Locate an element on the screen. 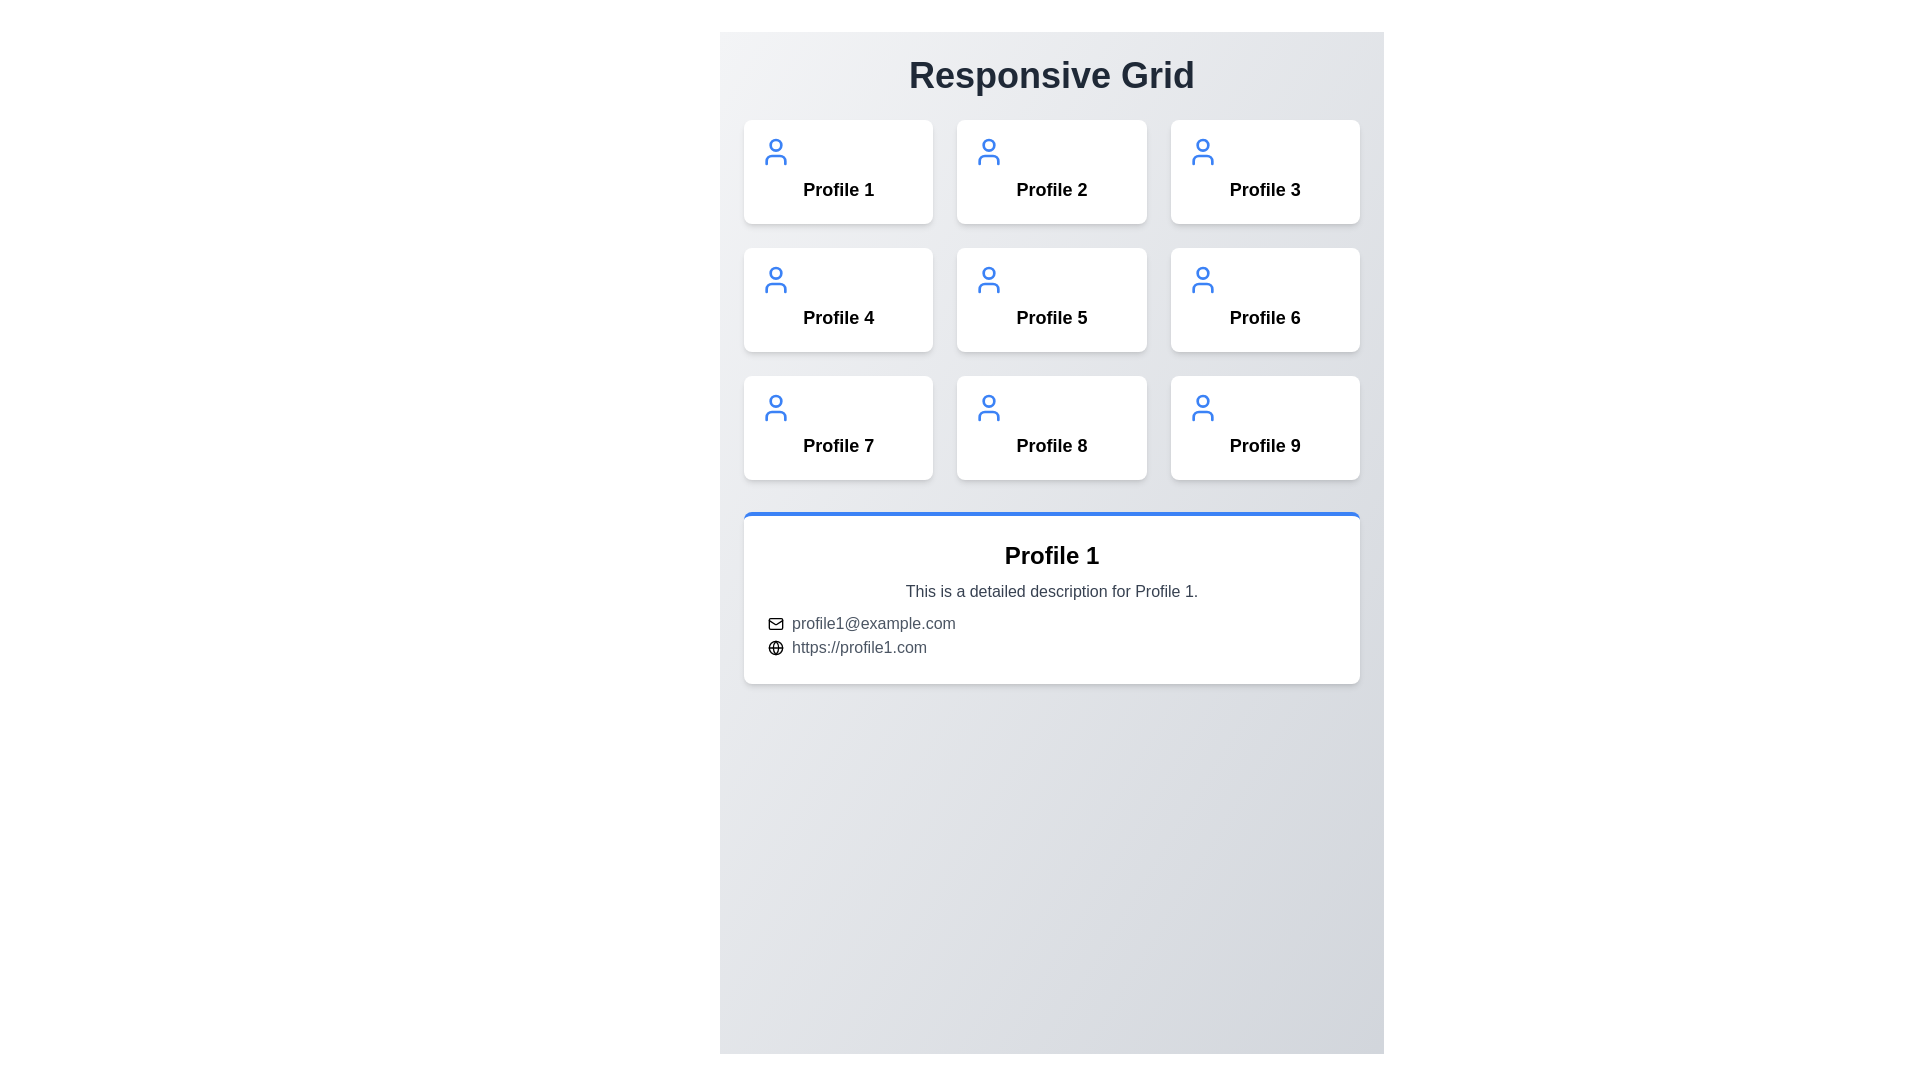 This screenshot has width=1920, height=1080. the 'Profile 9' text label, which is styled in a large, bold font and is positioned below the profile icon in the bottom-right profile card of the grid layout is located at coordinates (1264, 445).